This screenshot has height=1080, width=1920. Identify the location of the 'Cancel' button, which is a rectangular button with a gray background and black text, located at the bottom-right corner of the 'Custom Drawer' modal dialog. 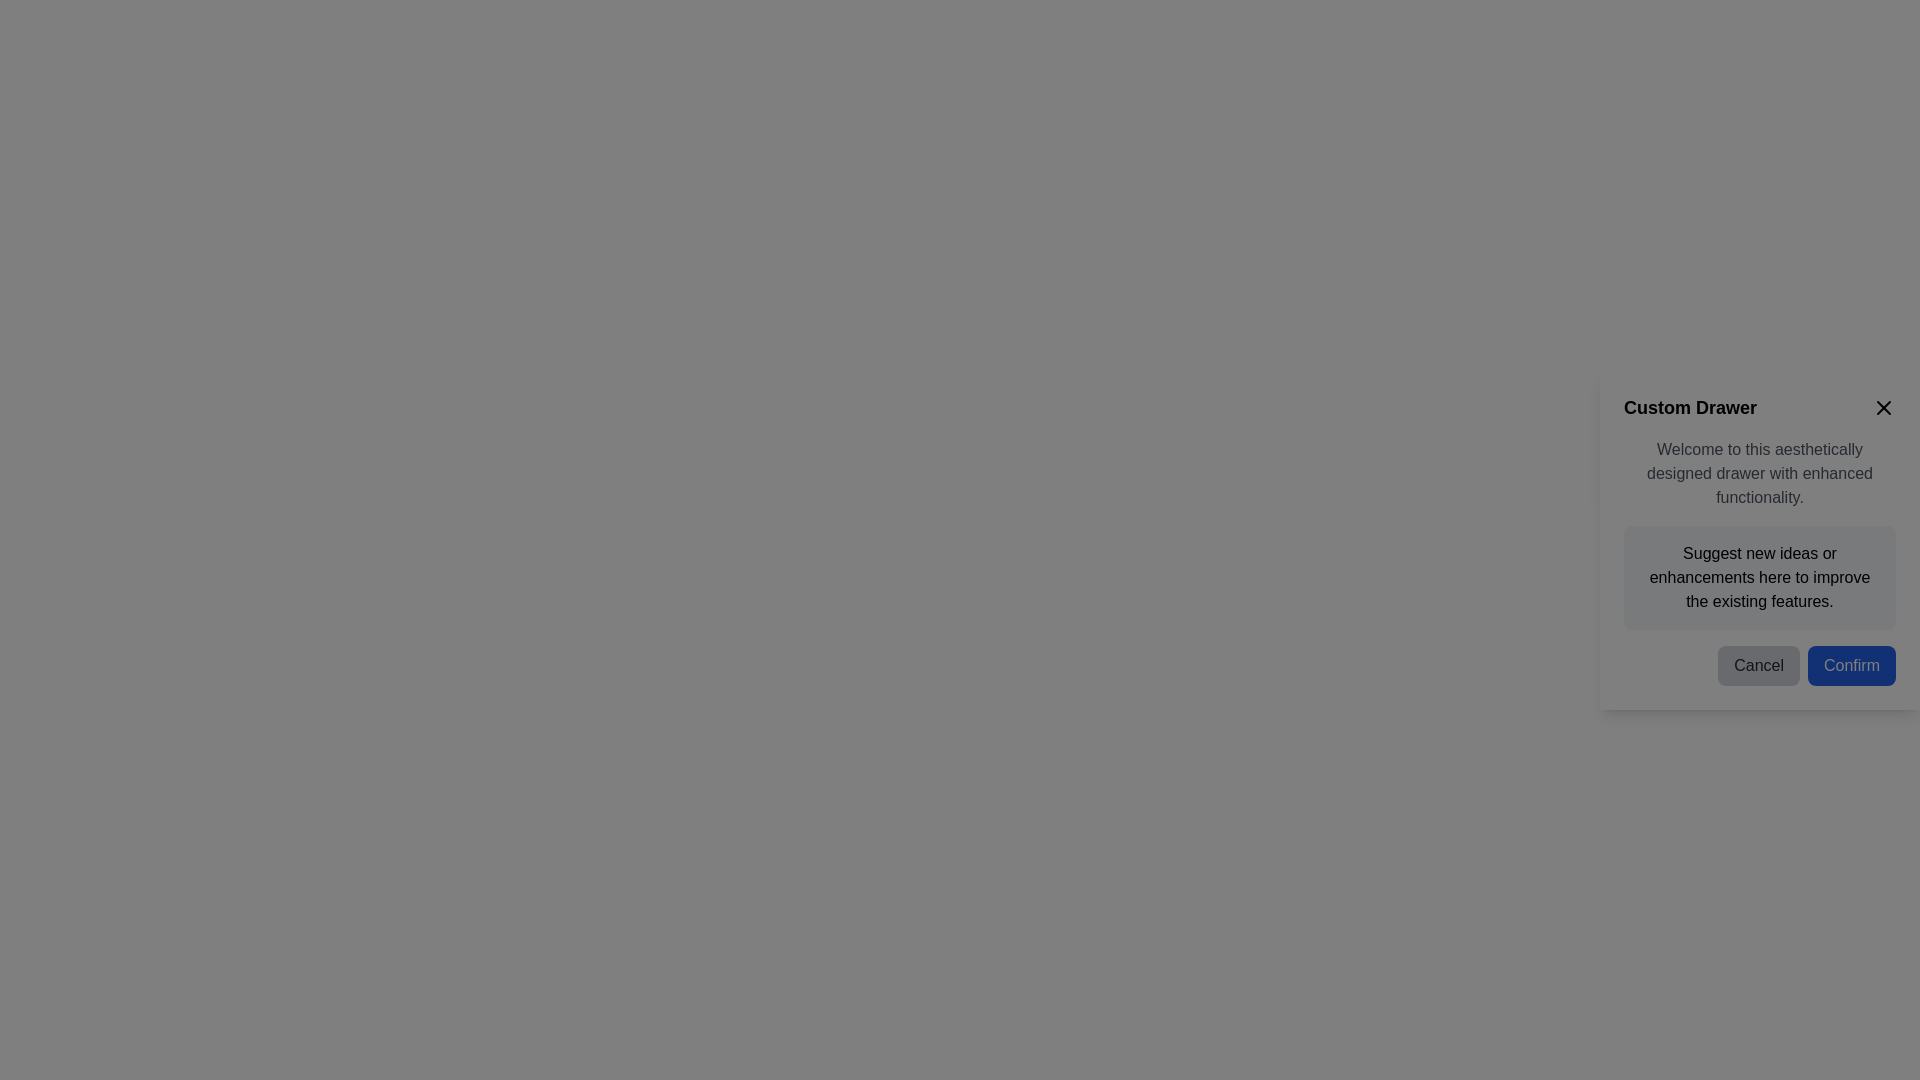
(1760, 658).